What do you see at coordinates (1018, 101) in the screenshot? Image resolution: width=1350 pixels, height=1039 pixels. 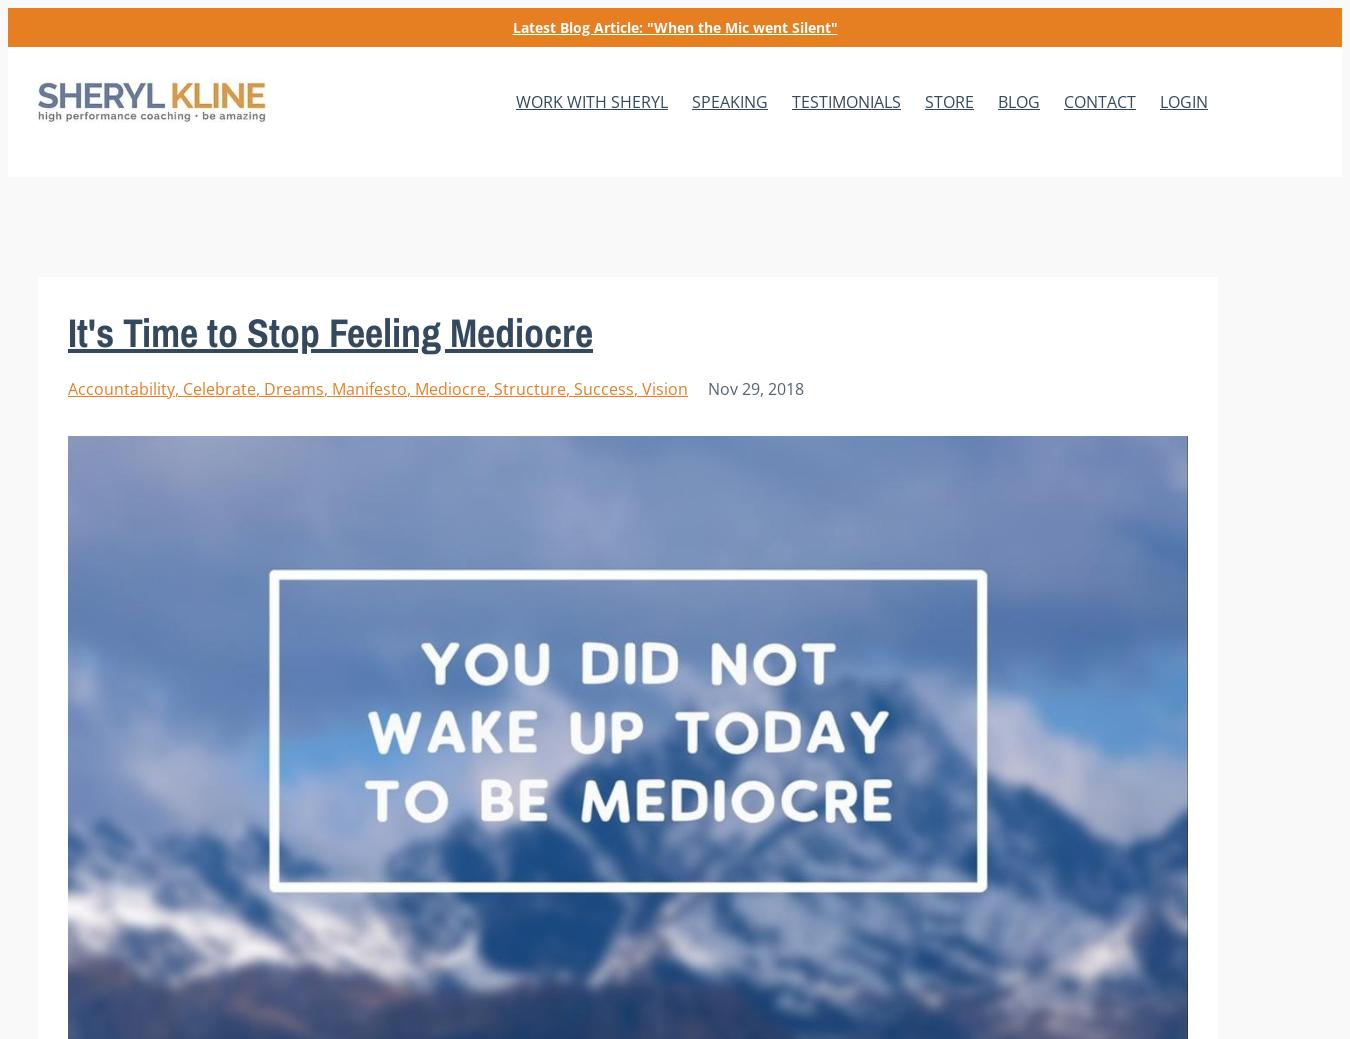 I see `'BLOG'` at bounding box center [1018, 101].